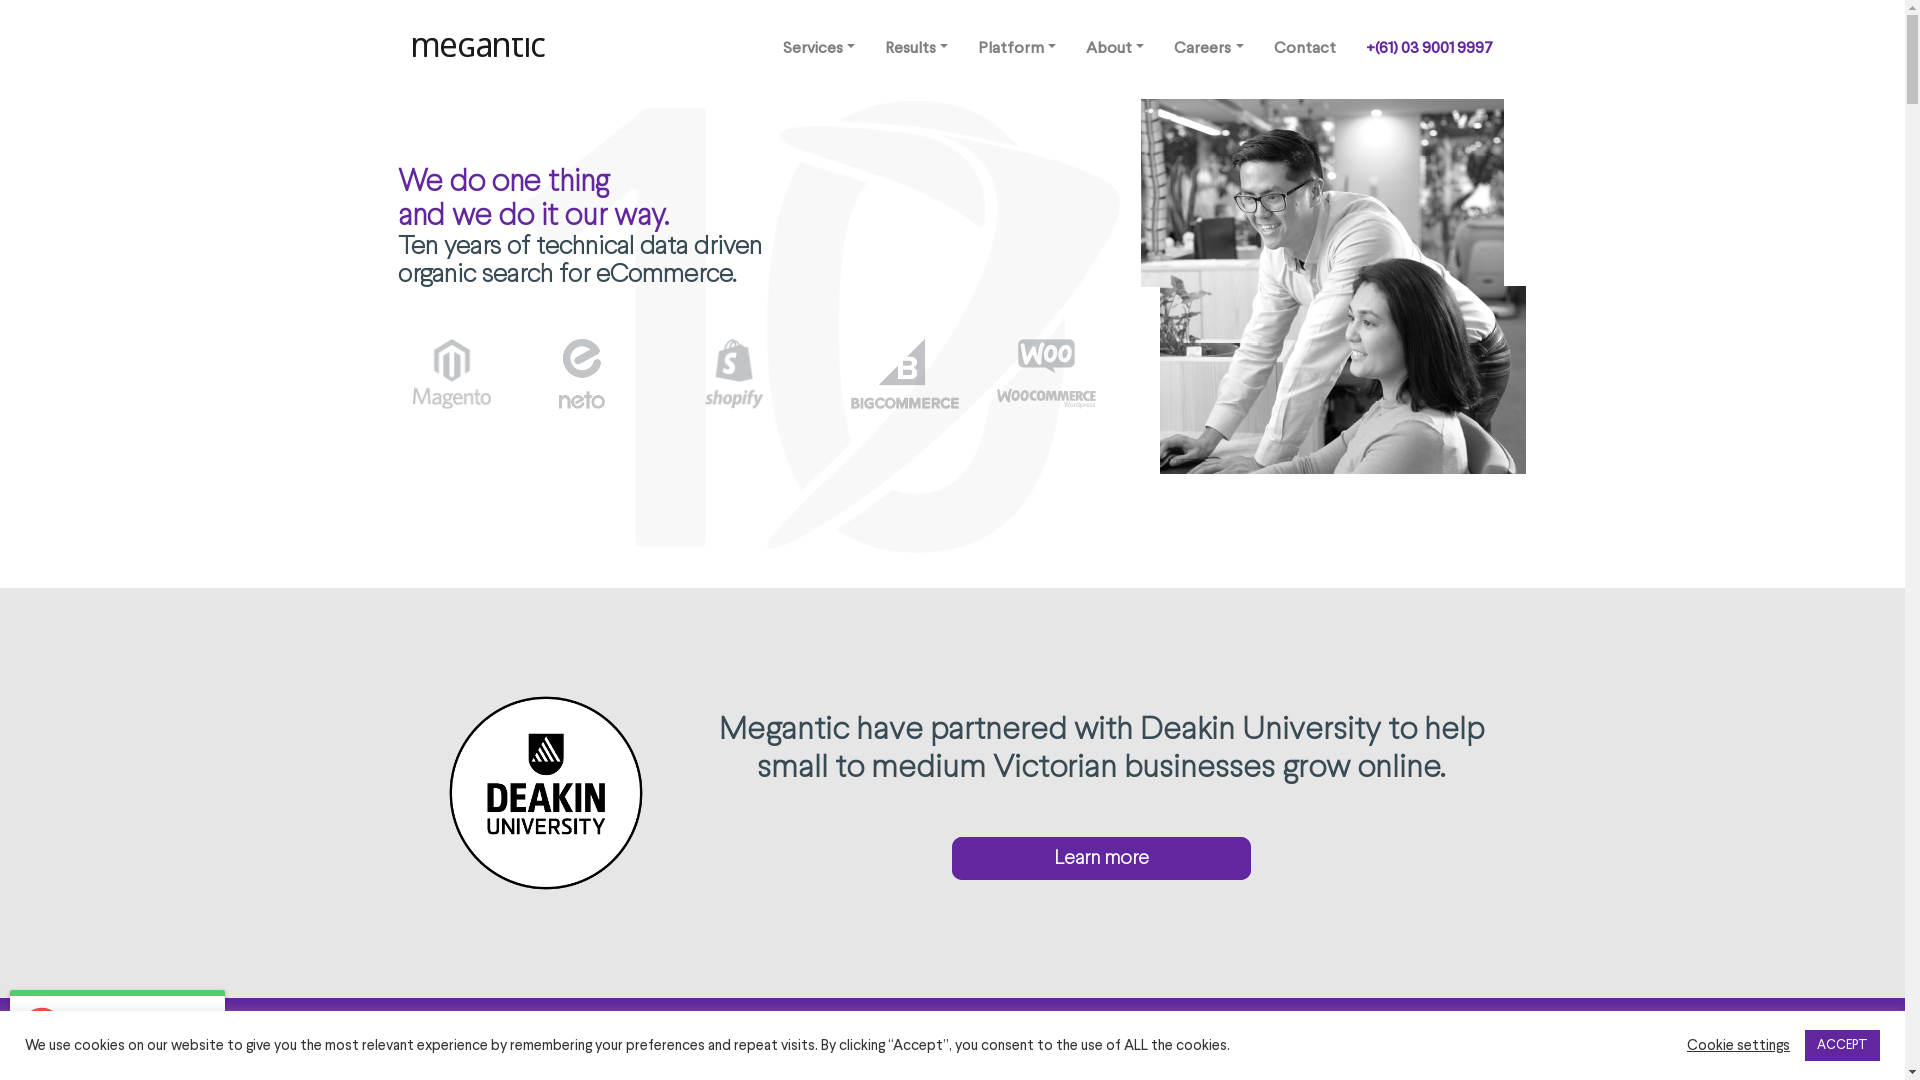  Describe the element at coordinates (1100, 857) in the screenshot. I see `'Learn more'` at that location.